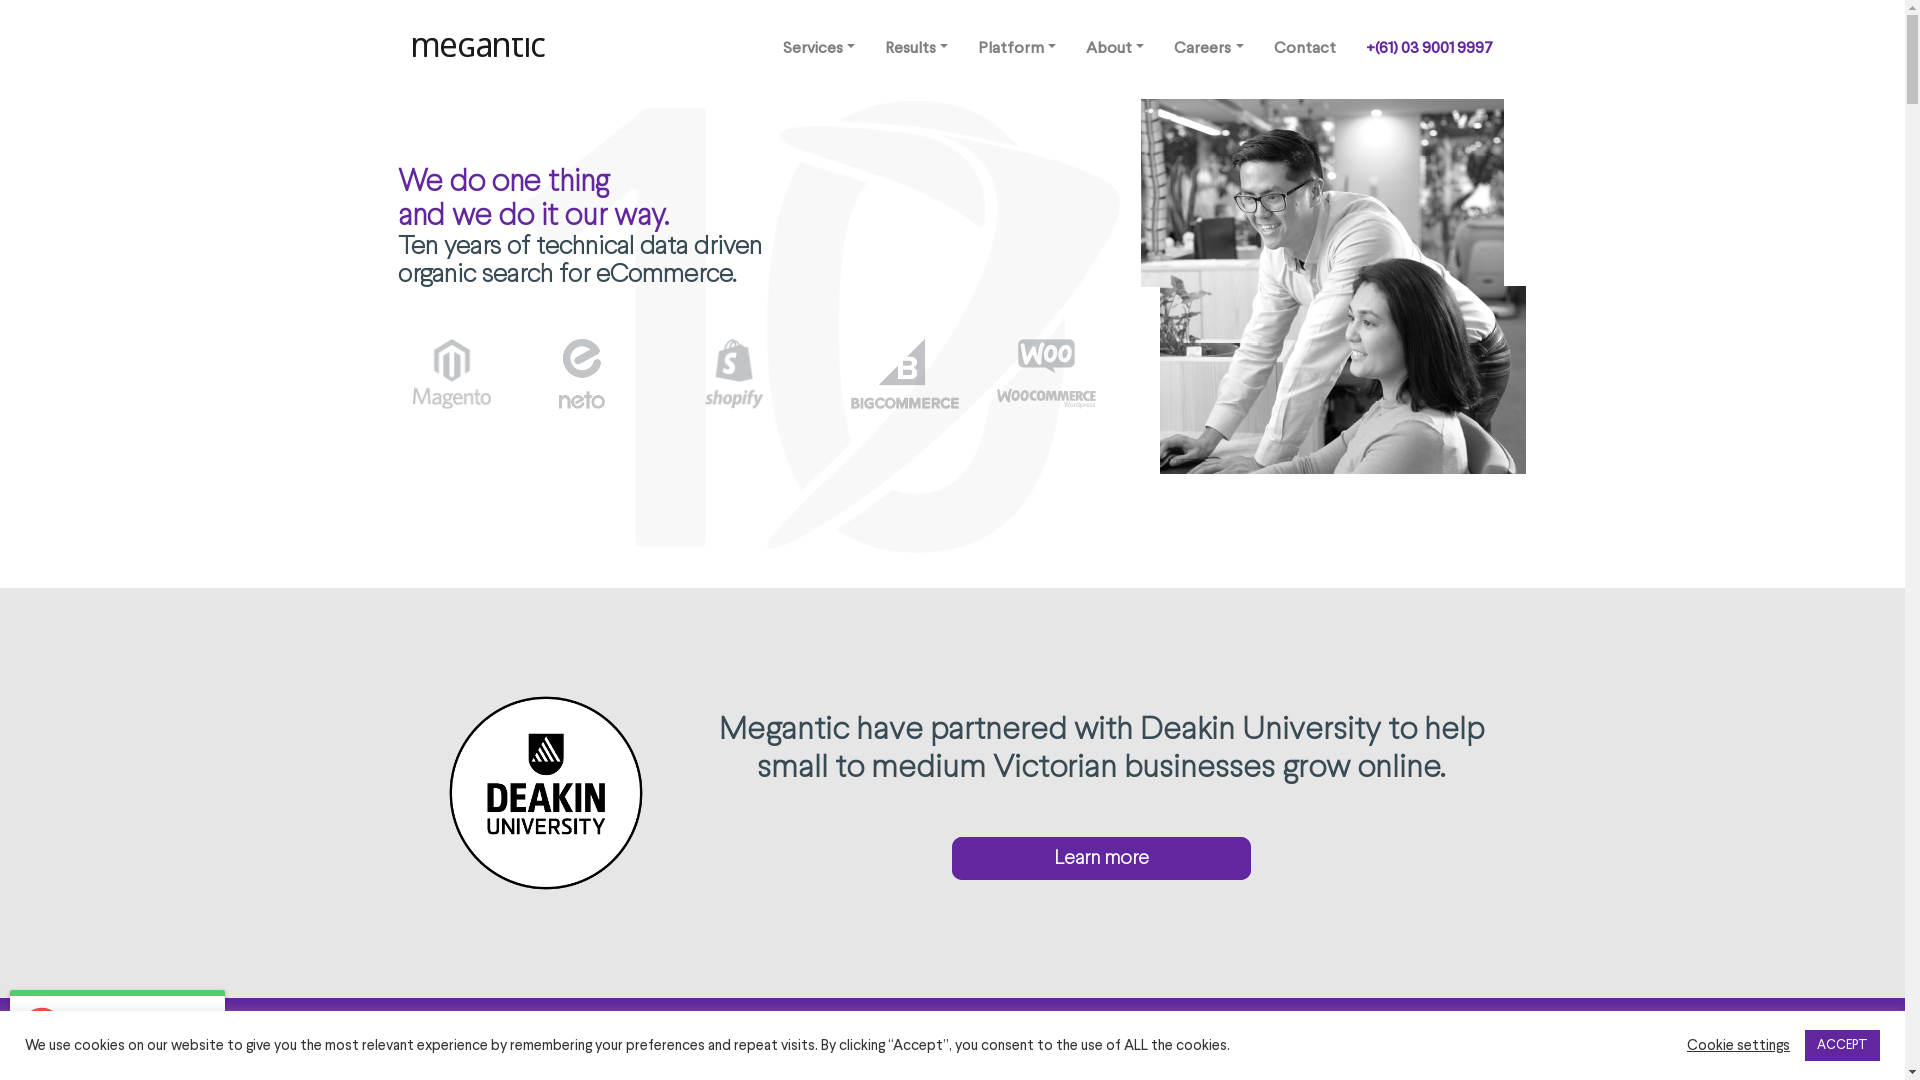  Describe the element at coordinates (1100, 857) in the screenshot. I see `'Learn more'` at that location.